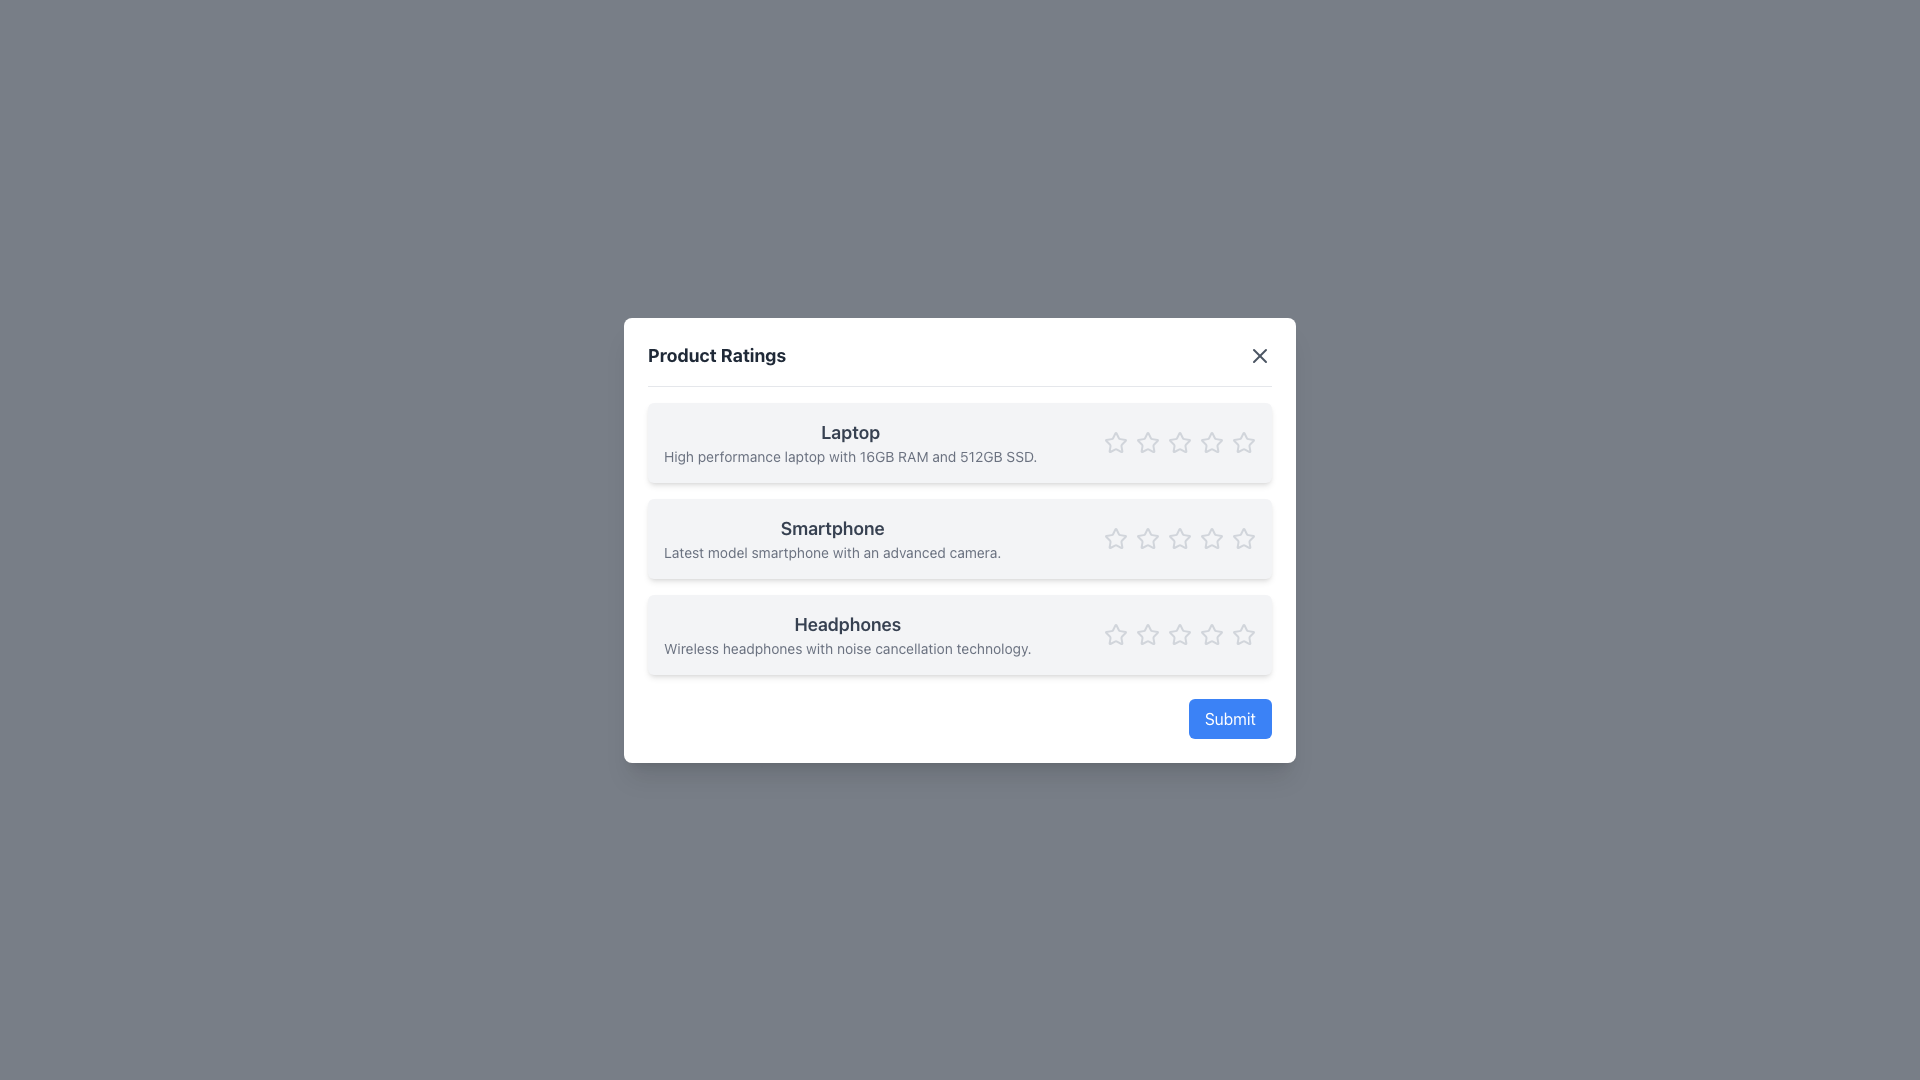 The image size is (1920, 1080). What do you see at coordinates (1115, 537) in the screenshot?
I see `the first rating star icon in the second row of the rating system for the 'Smartphone' label` at bounding box center [1115, 537].